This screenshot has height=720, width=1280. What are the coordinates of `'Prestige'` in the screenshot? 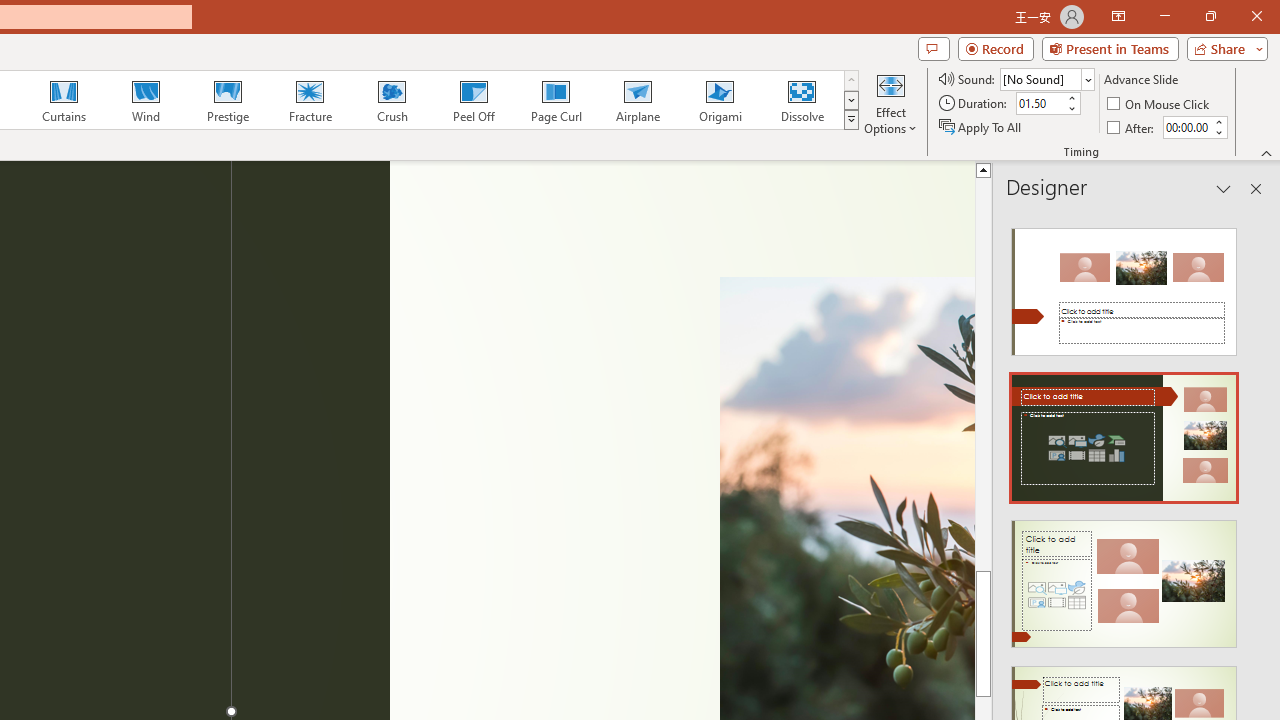 It's located at (227, 100).